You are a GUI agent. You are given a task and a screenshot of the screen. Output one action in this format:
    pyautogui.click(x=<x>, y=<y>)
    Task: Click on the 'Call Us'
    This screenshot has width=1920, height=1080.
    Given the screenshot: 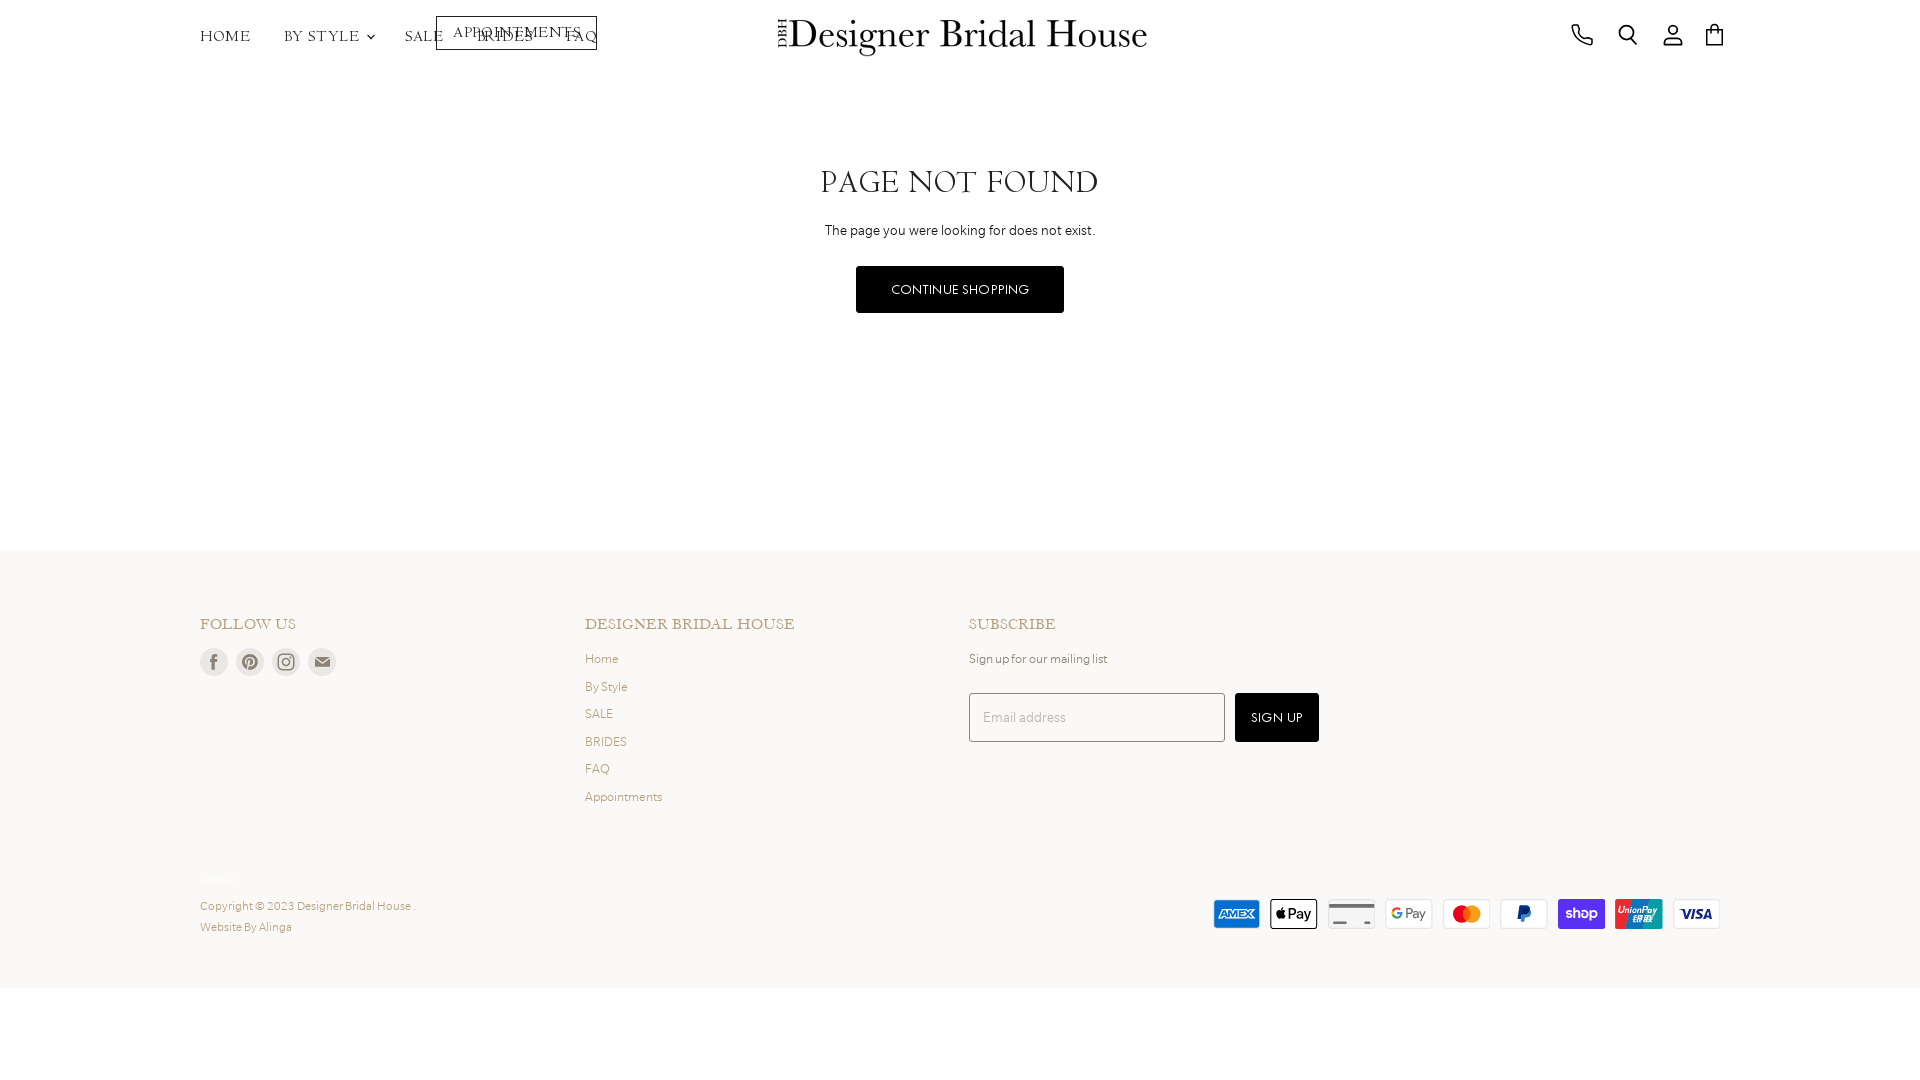 What is the action you would take?
    pyautogui.click(x=1581, y=35)
    